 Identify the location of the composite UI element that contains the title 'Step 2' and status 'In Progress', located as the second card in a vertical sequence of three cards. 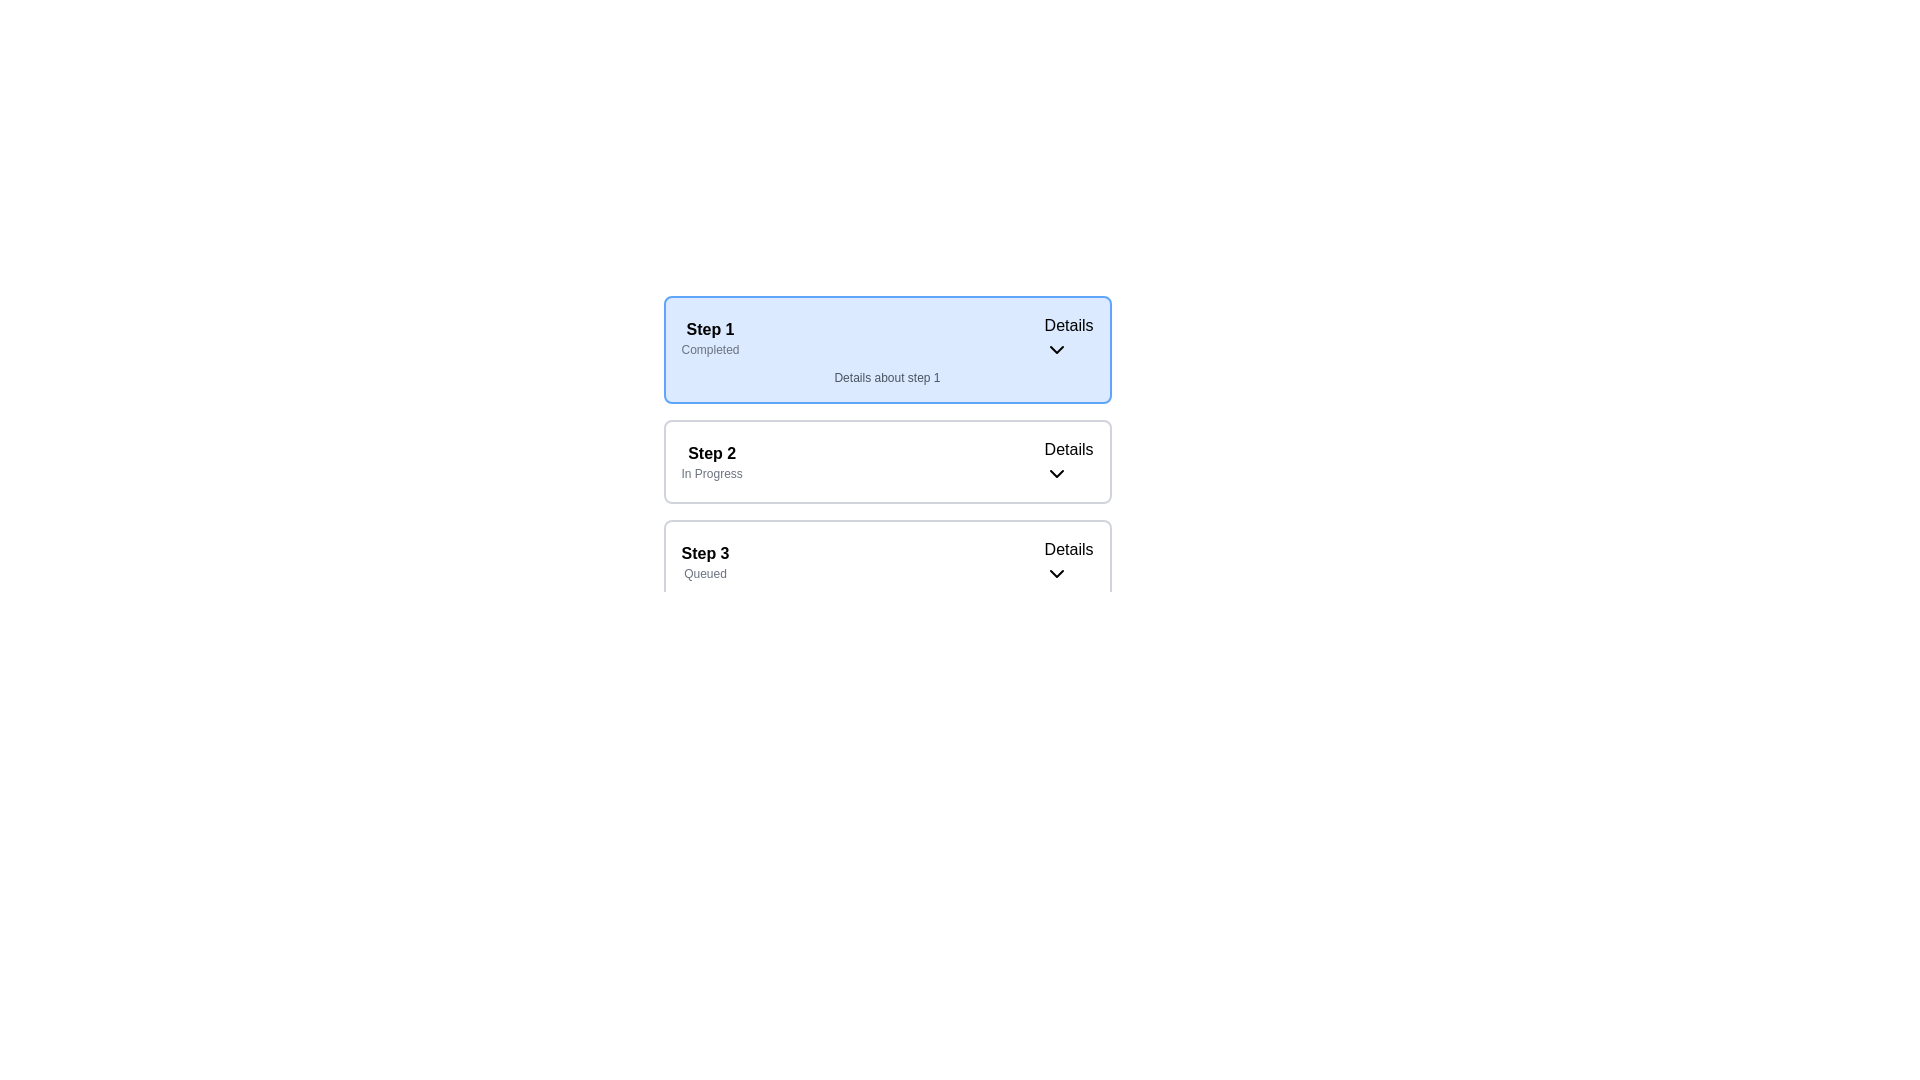
(886, 450).